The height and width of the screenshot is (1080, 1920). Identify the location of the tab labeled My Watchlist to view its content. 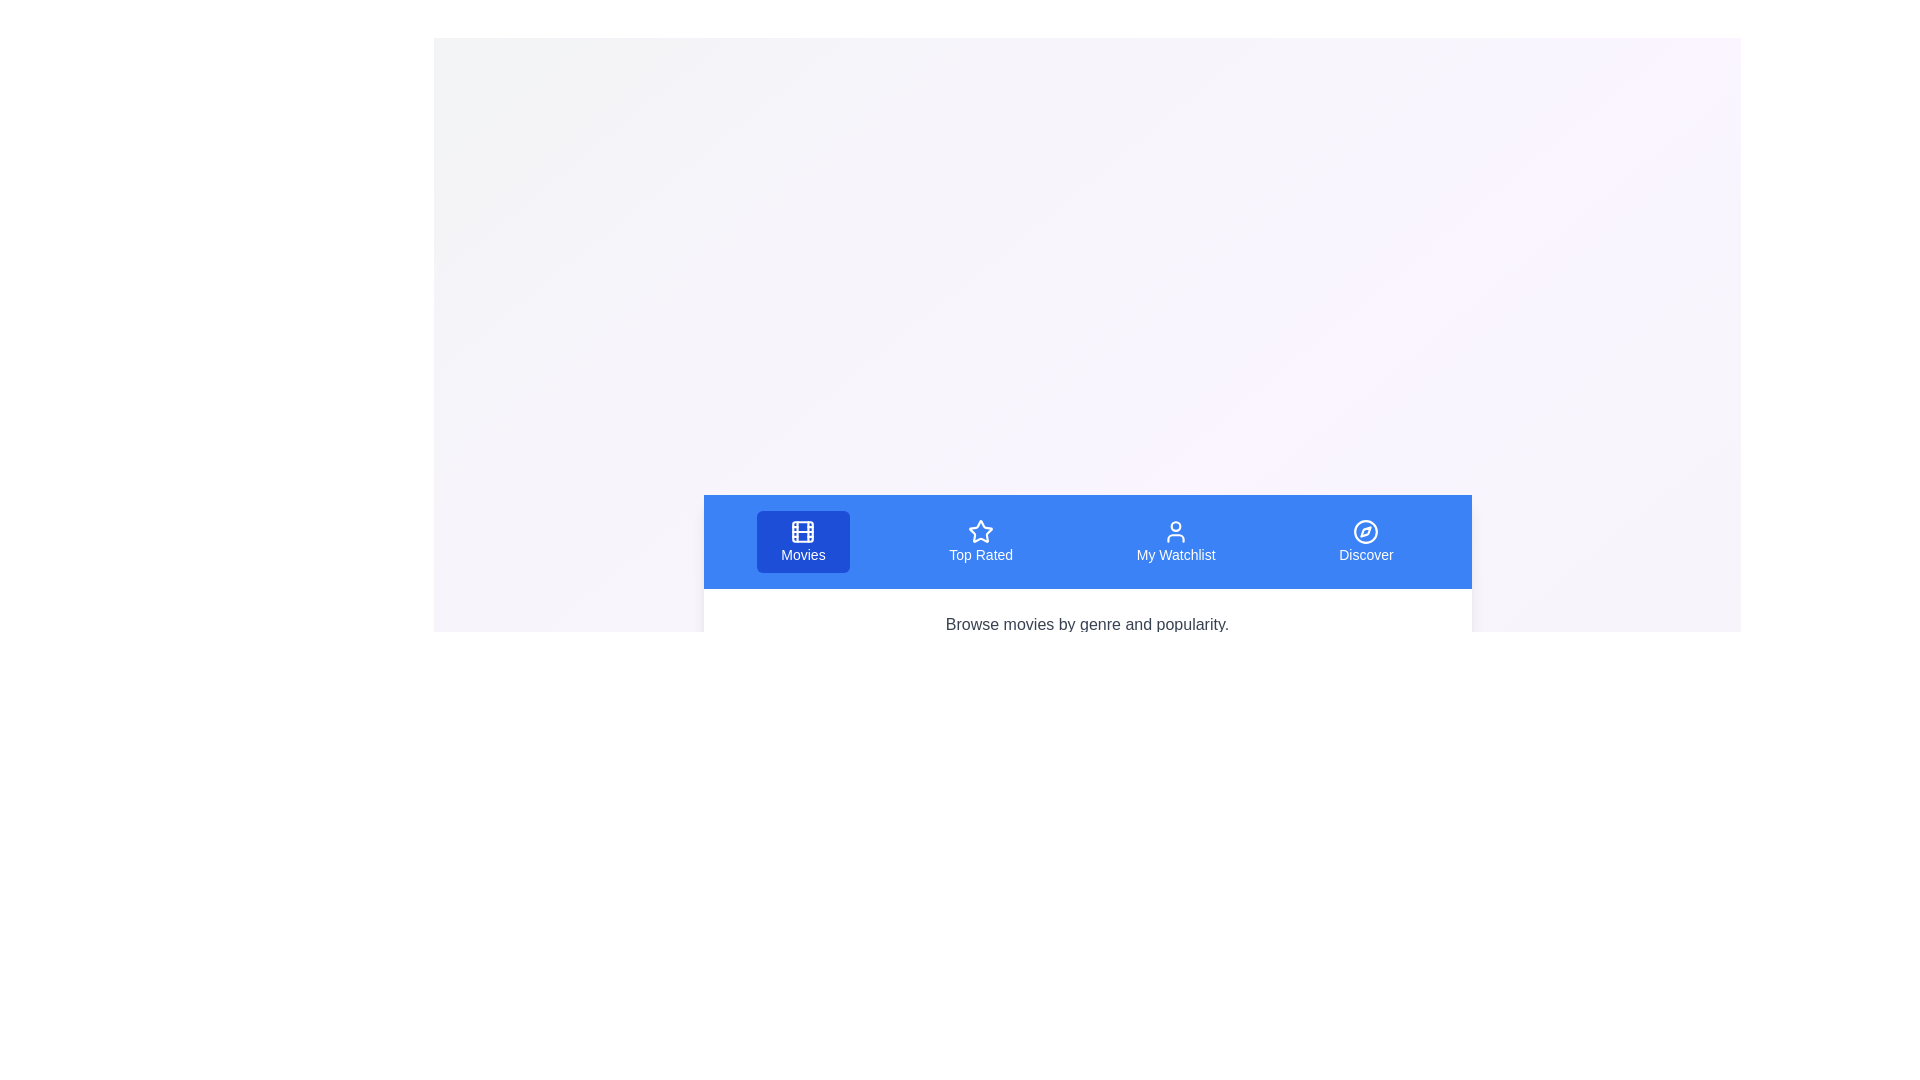
(1176, 542).